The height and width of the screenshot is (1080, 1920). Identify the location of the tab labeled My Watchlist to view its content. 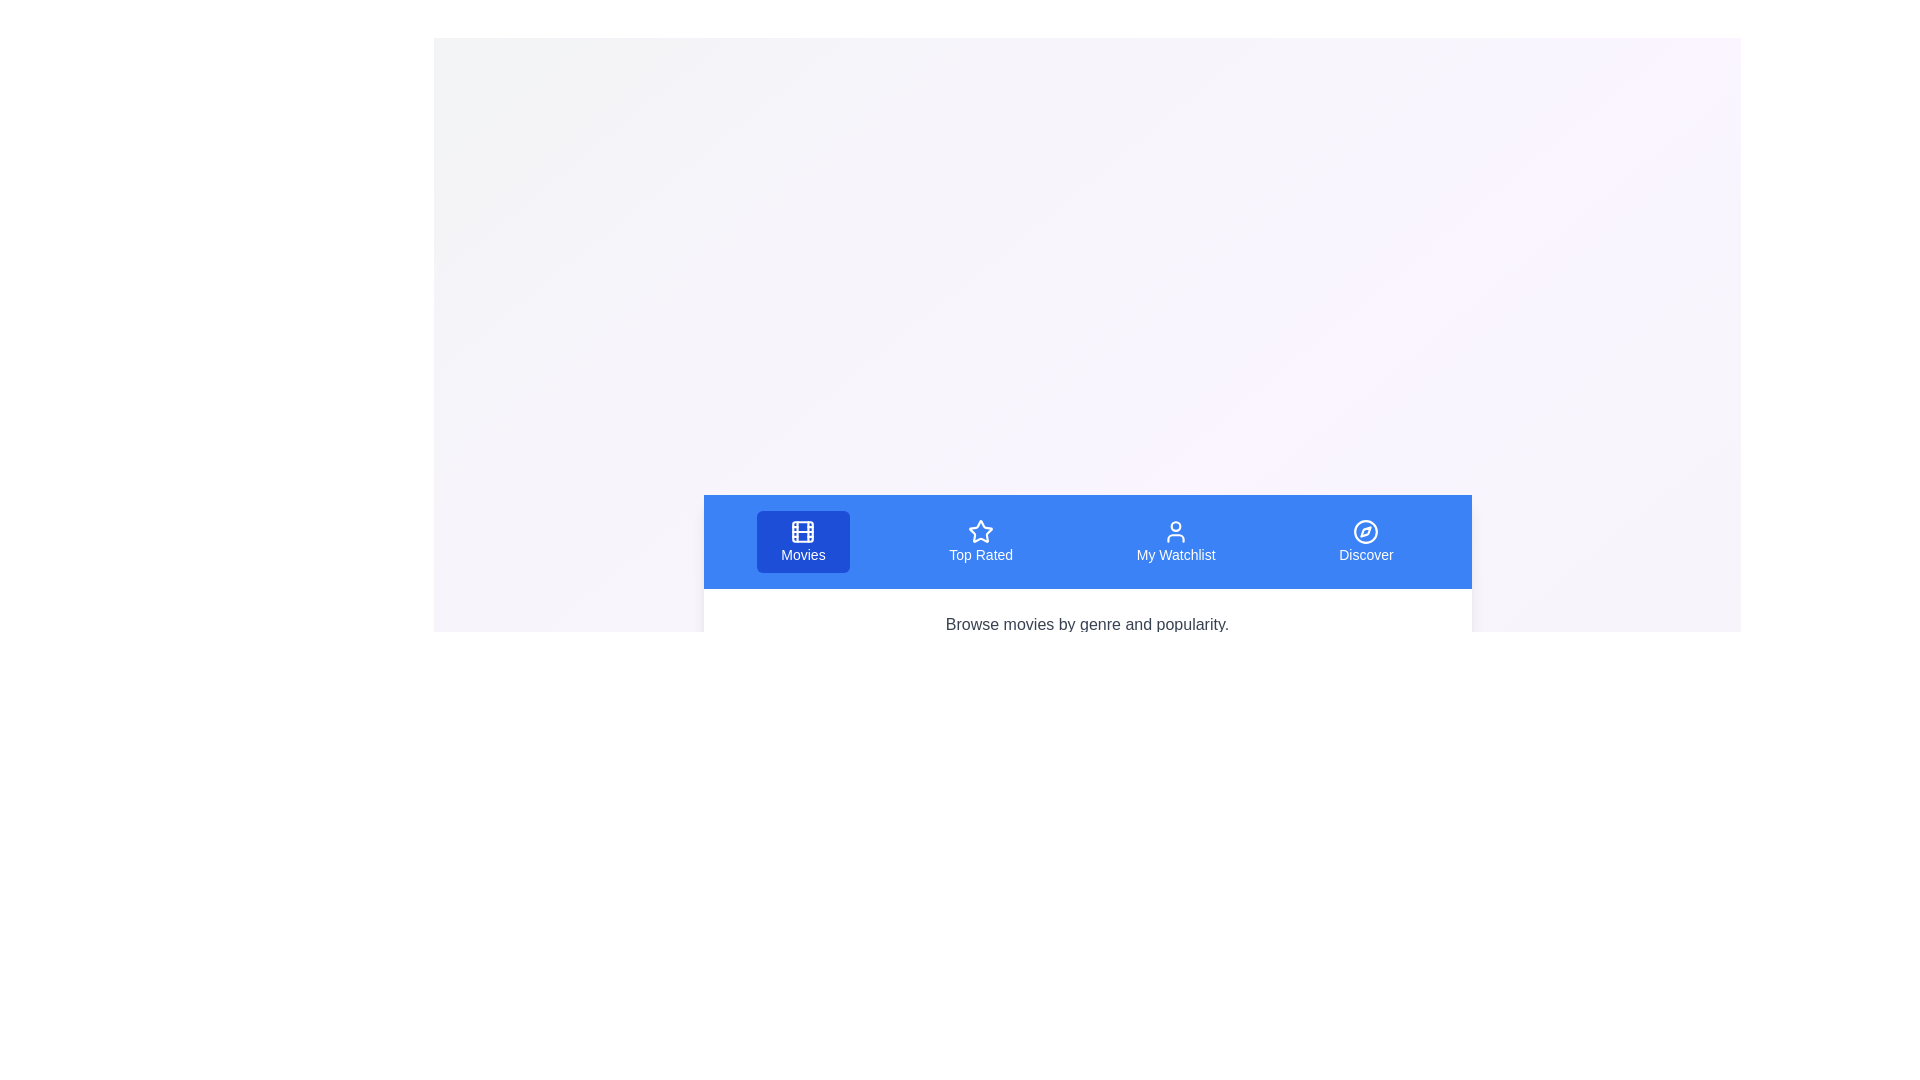
(1176, 542).